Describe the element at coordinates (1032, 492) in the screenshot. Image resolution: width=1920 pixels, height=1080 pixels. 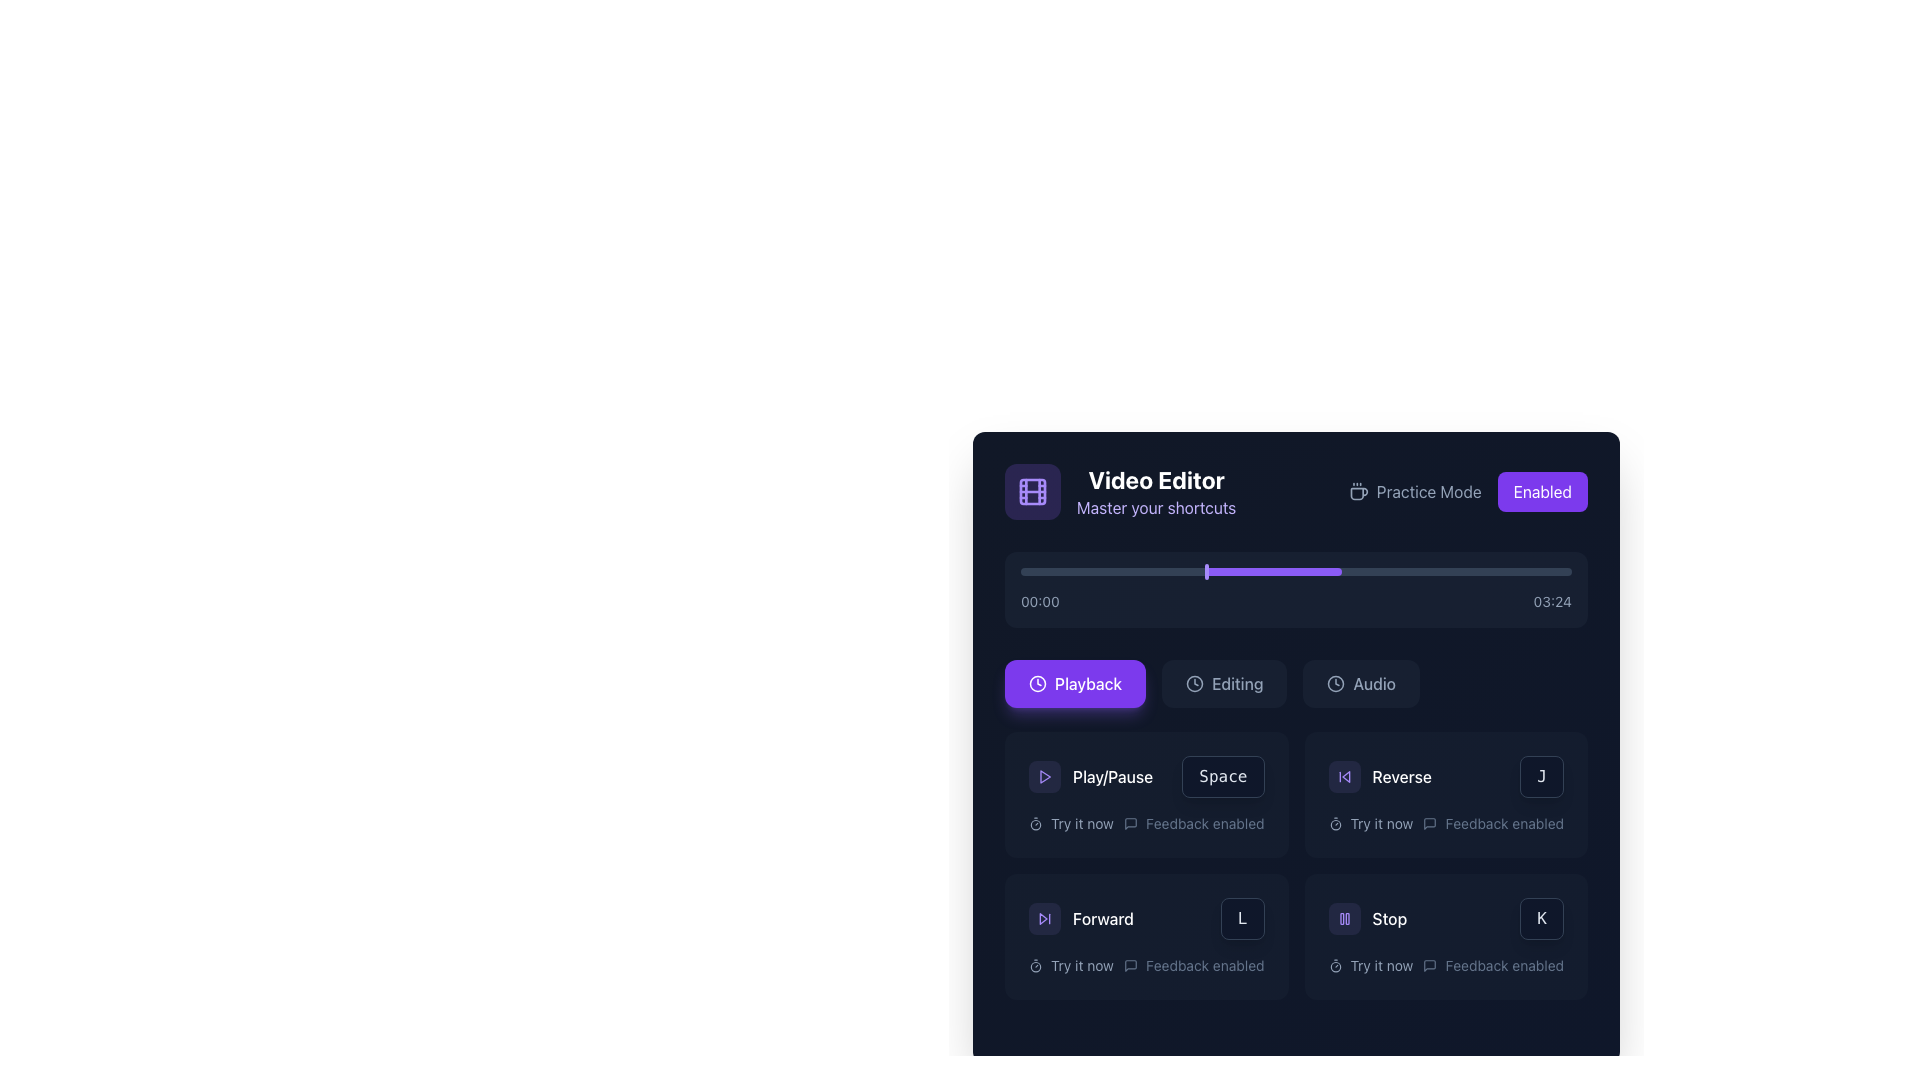
I see `the 'Video Editor' icon located at the top-left corner of the section displaying 'Video Editor' and 'Master your shortcuts'` at that location.